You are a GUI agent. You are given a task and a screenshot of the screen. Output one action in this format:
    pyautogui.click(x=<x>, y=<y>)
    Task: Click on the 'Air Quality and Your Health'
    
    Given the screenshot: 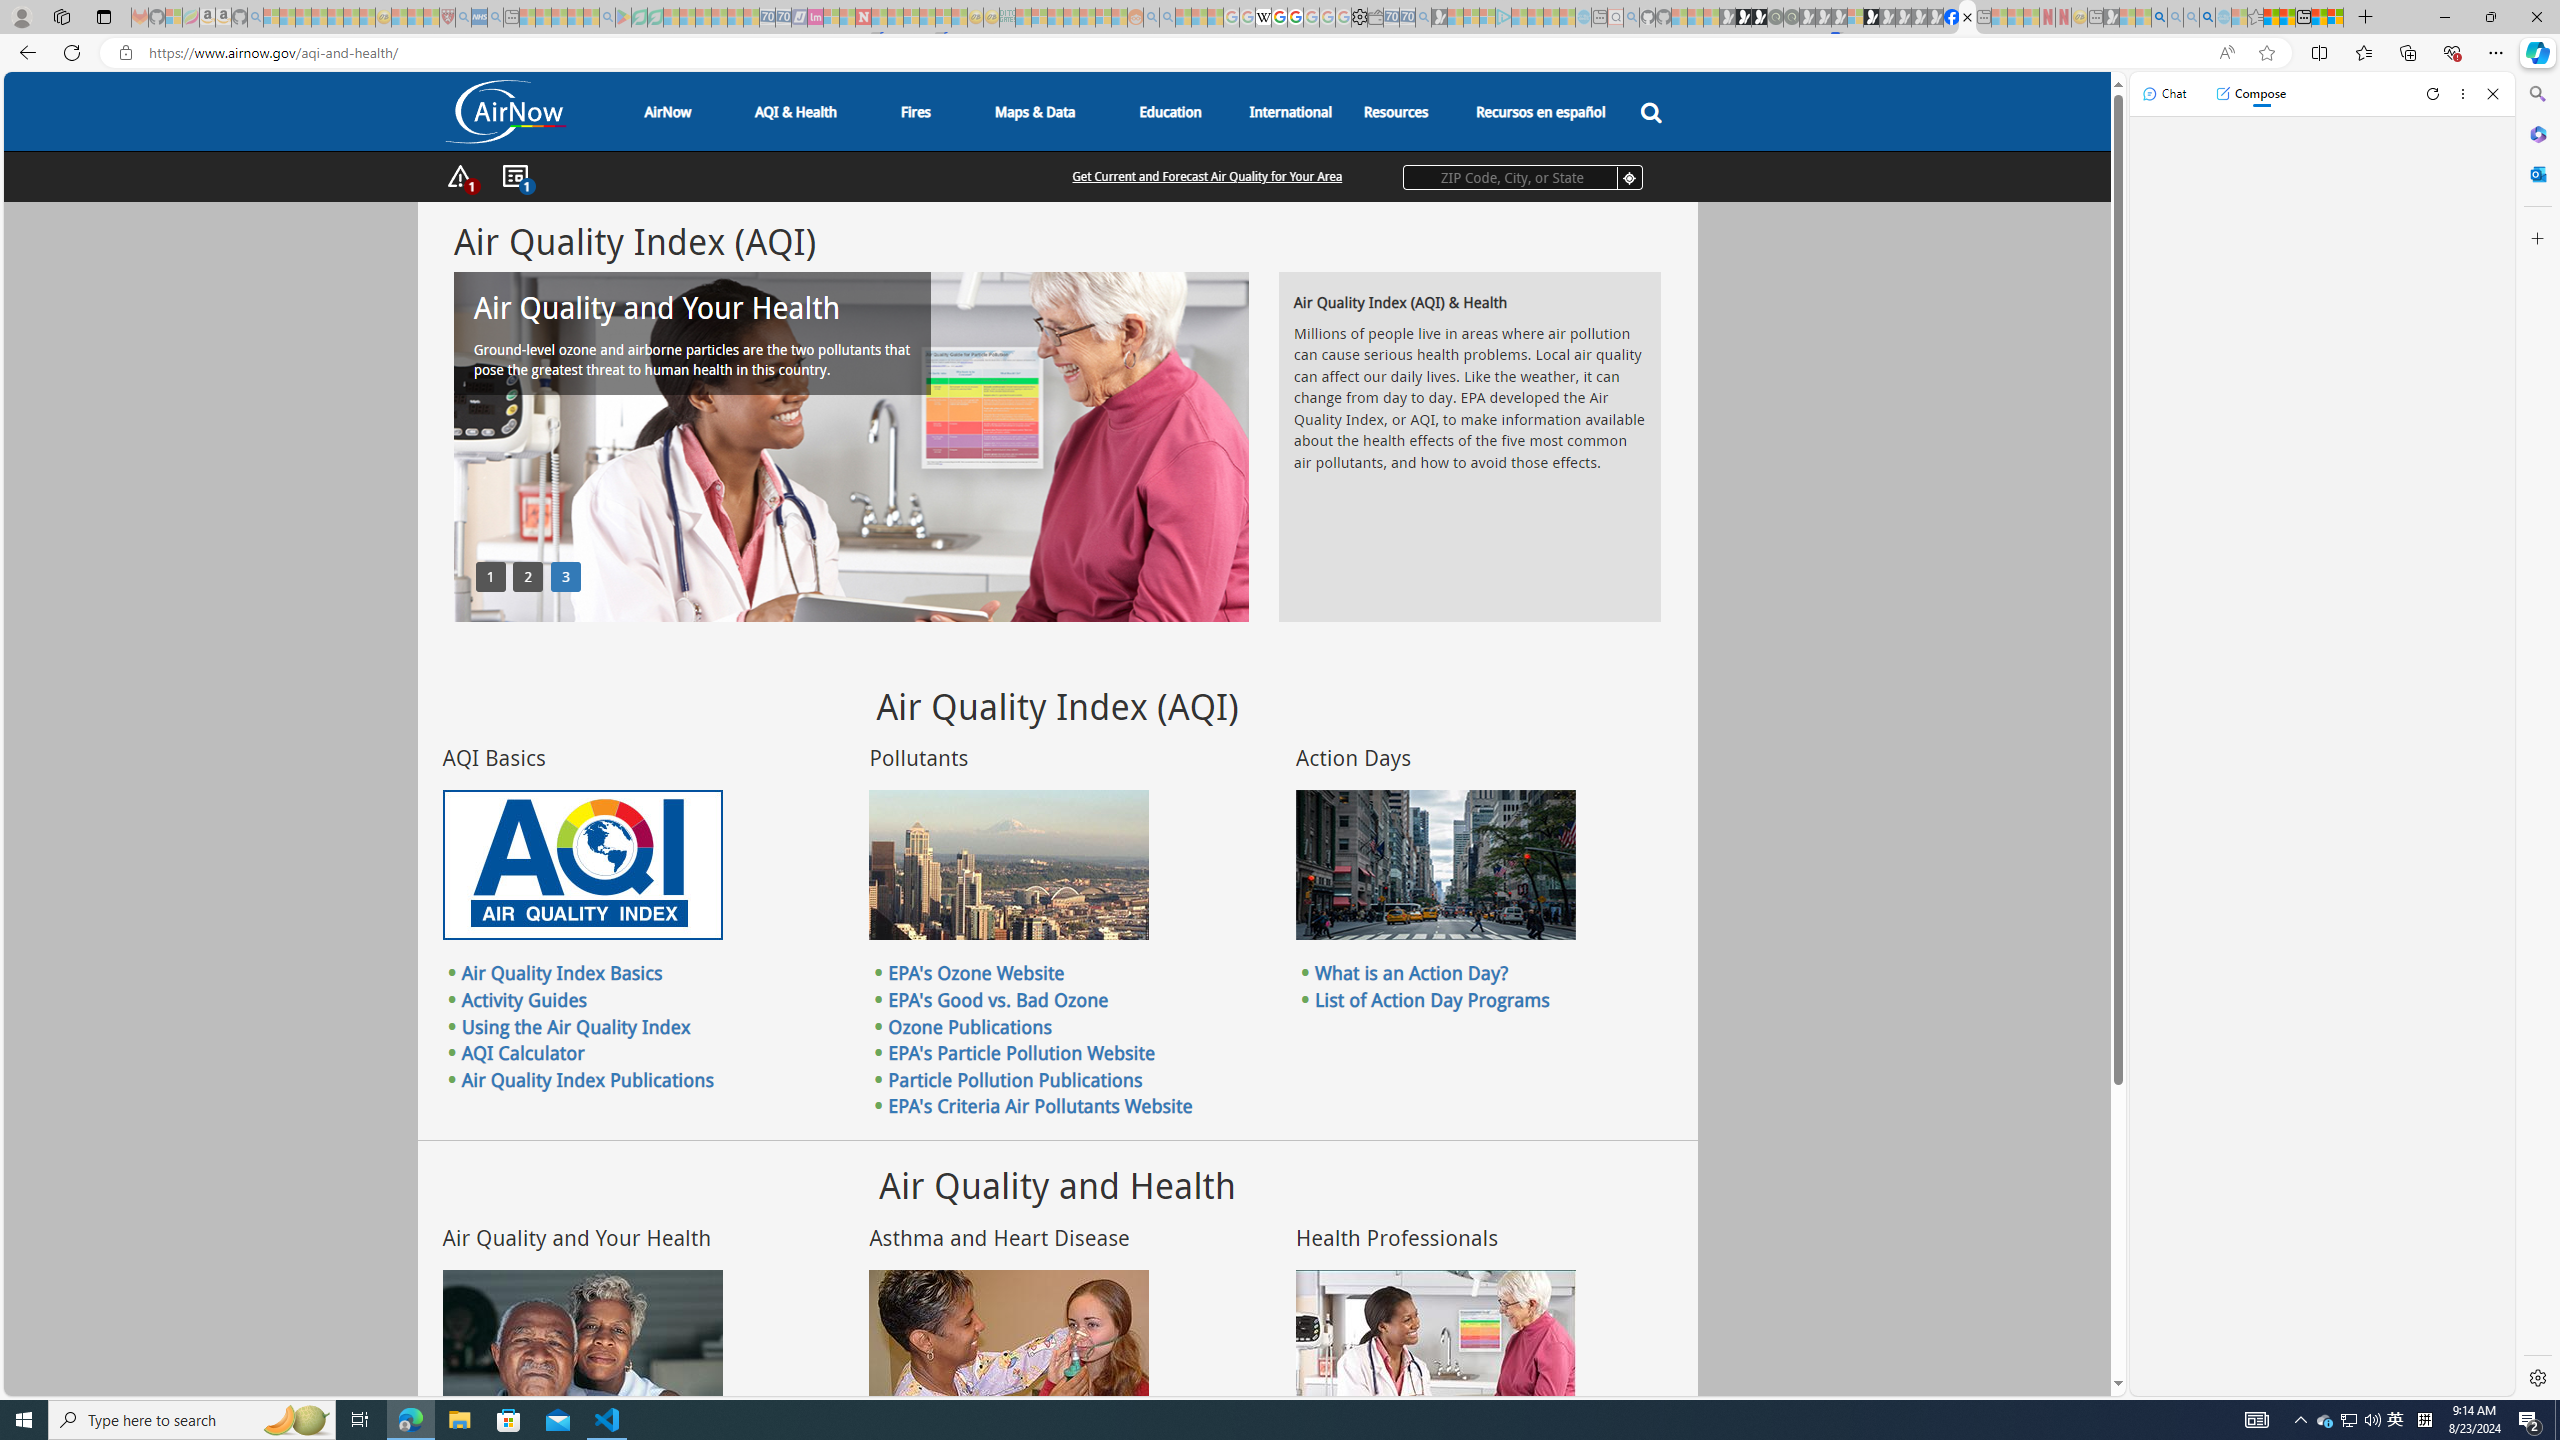 What is the action you would take?
    pyautogui.click(x=582, y=1344)
    